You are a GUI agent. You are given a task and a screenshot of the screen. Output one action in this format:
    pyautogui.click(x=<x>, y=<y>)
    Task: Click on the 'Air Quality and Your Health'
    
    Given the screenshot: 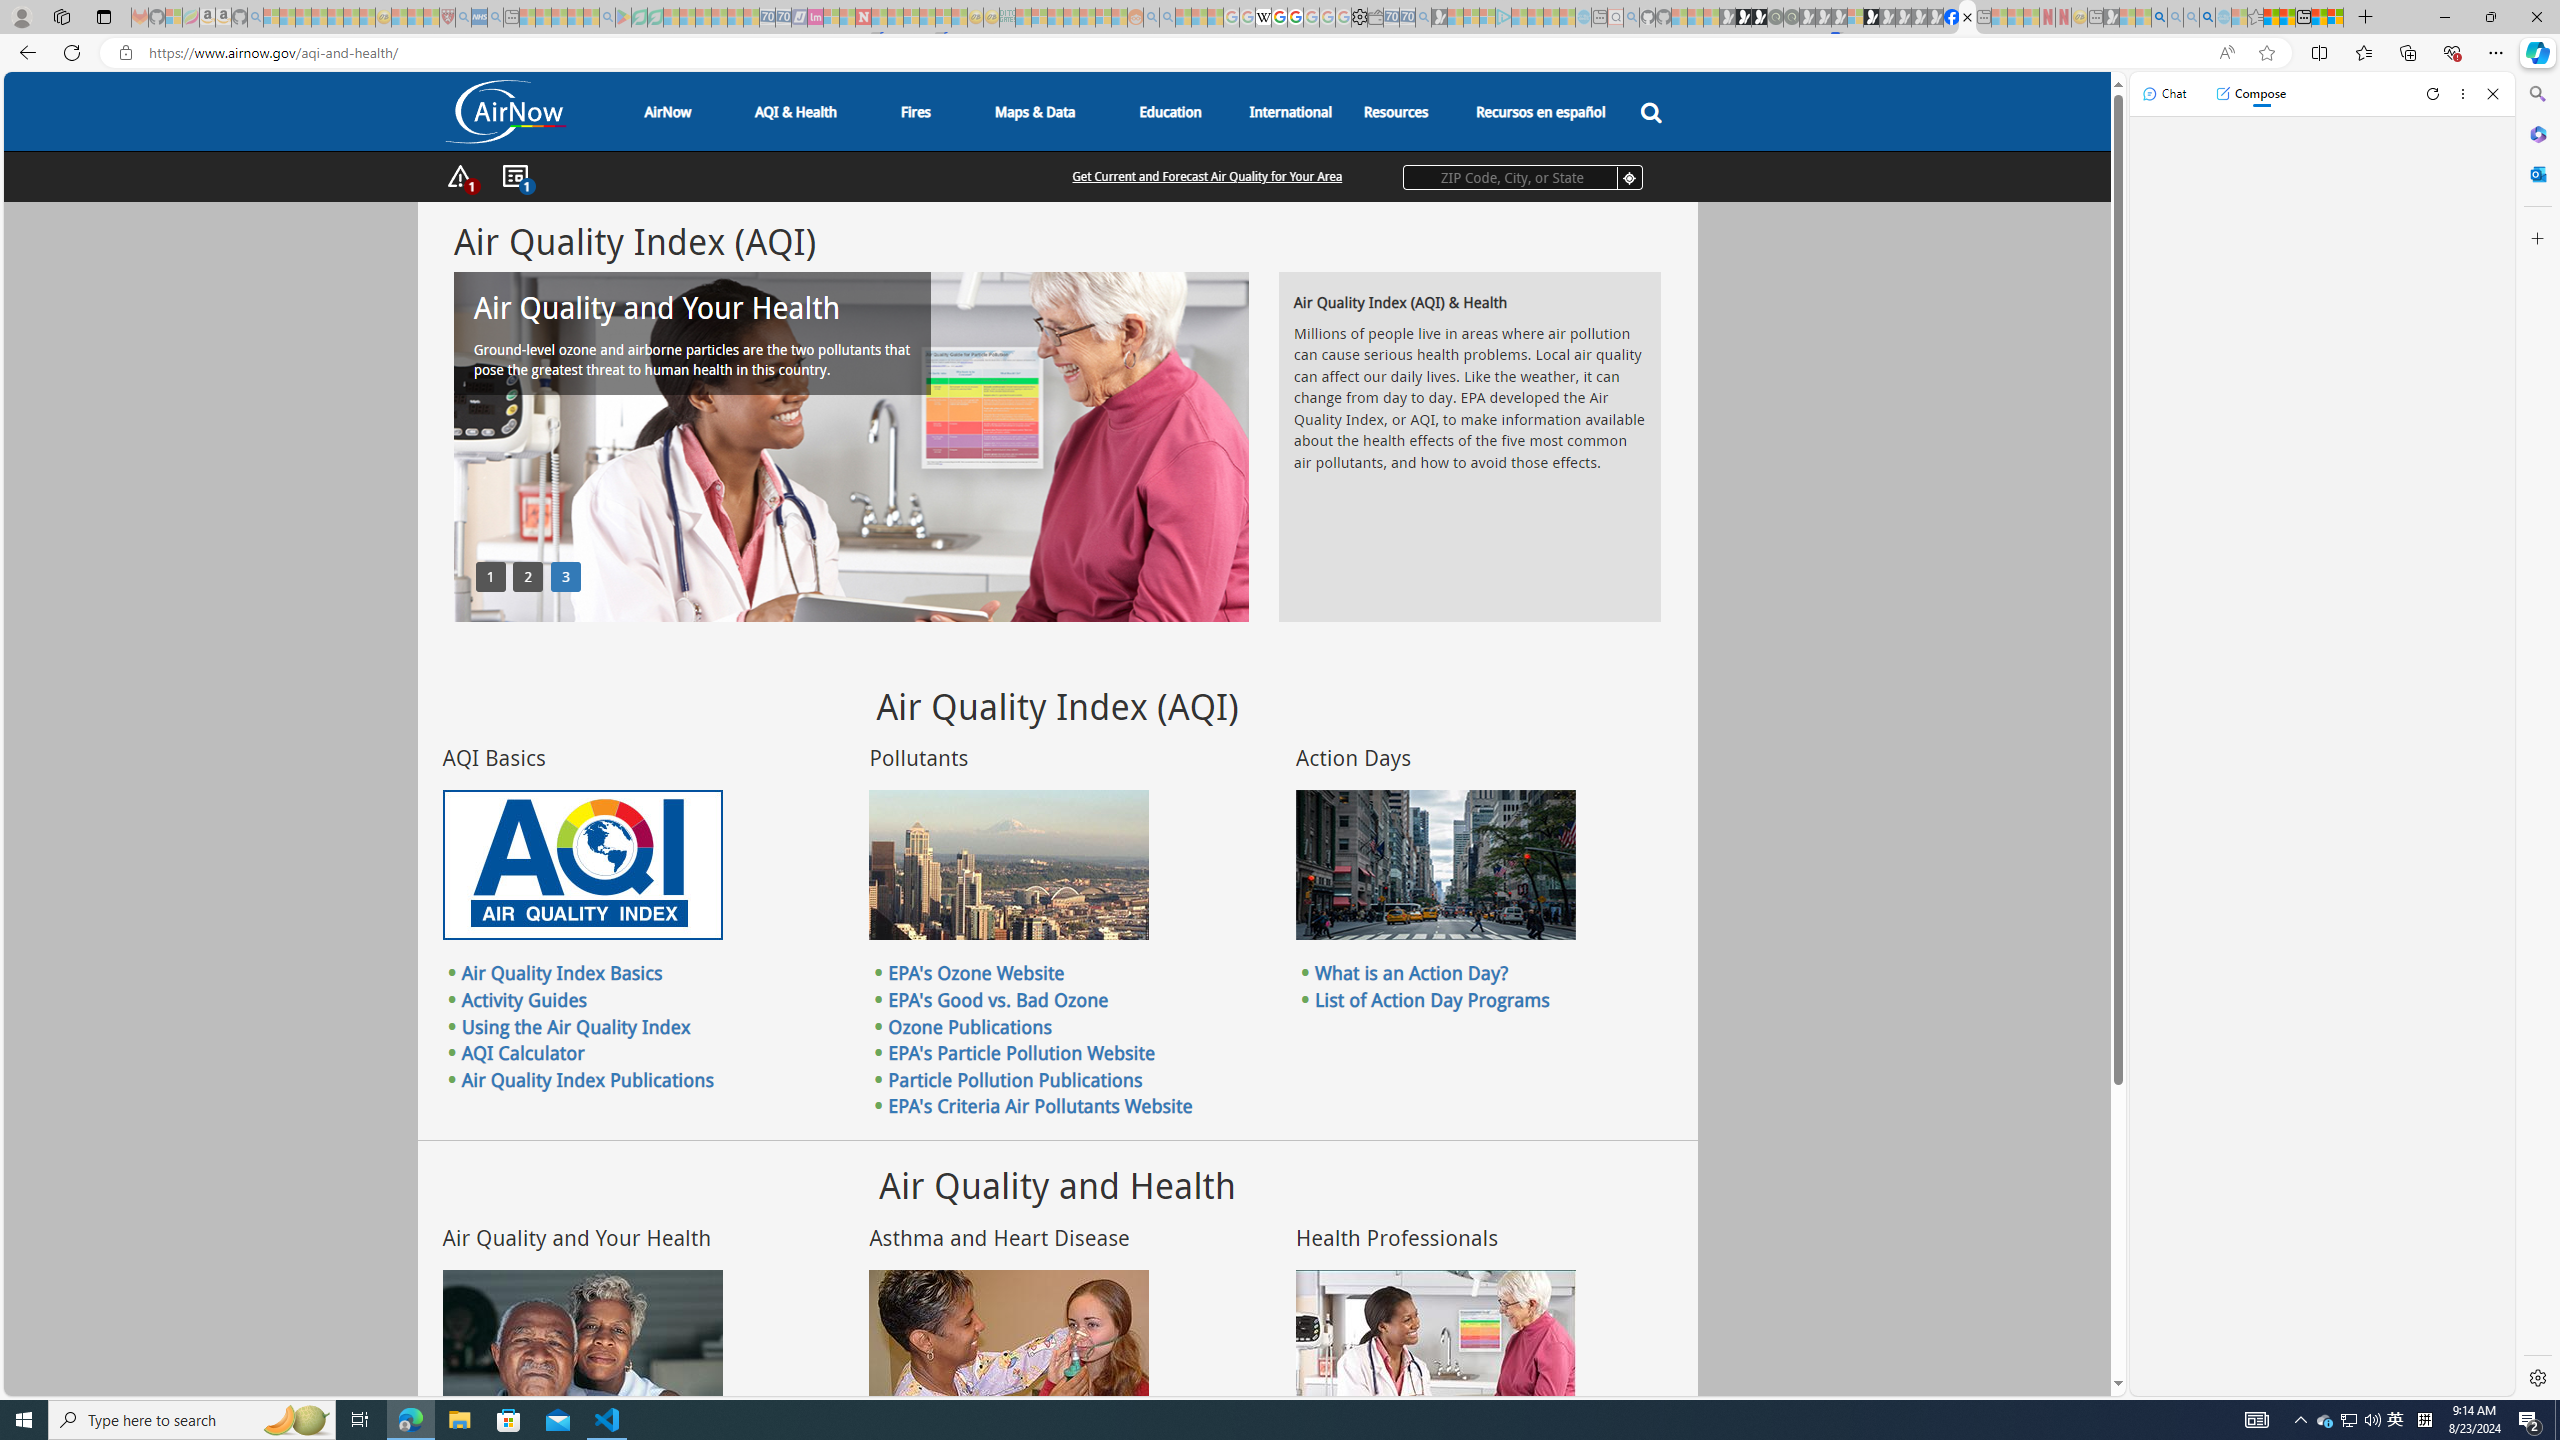 What is the action you would take?
    pyautogui.click(x=582, y=1344)
    